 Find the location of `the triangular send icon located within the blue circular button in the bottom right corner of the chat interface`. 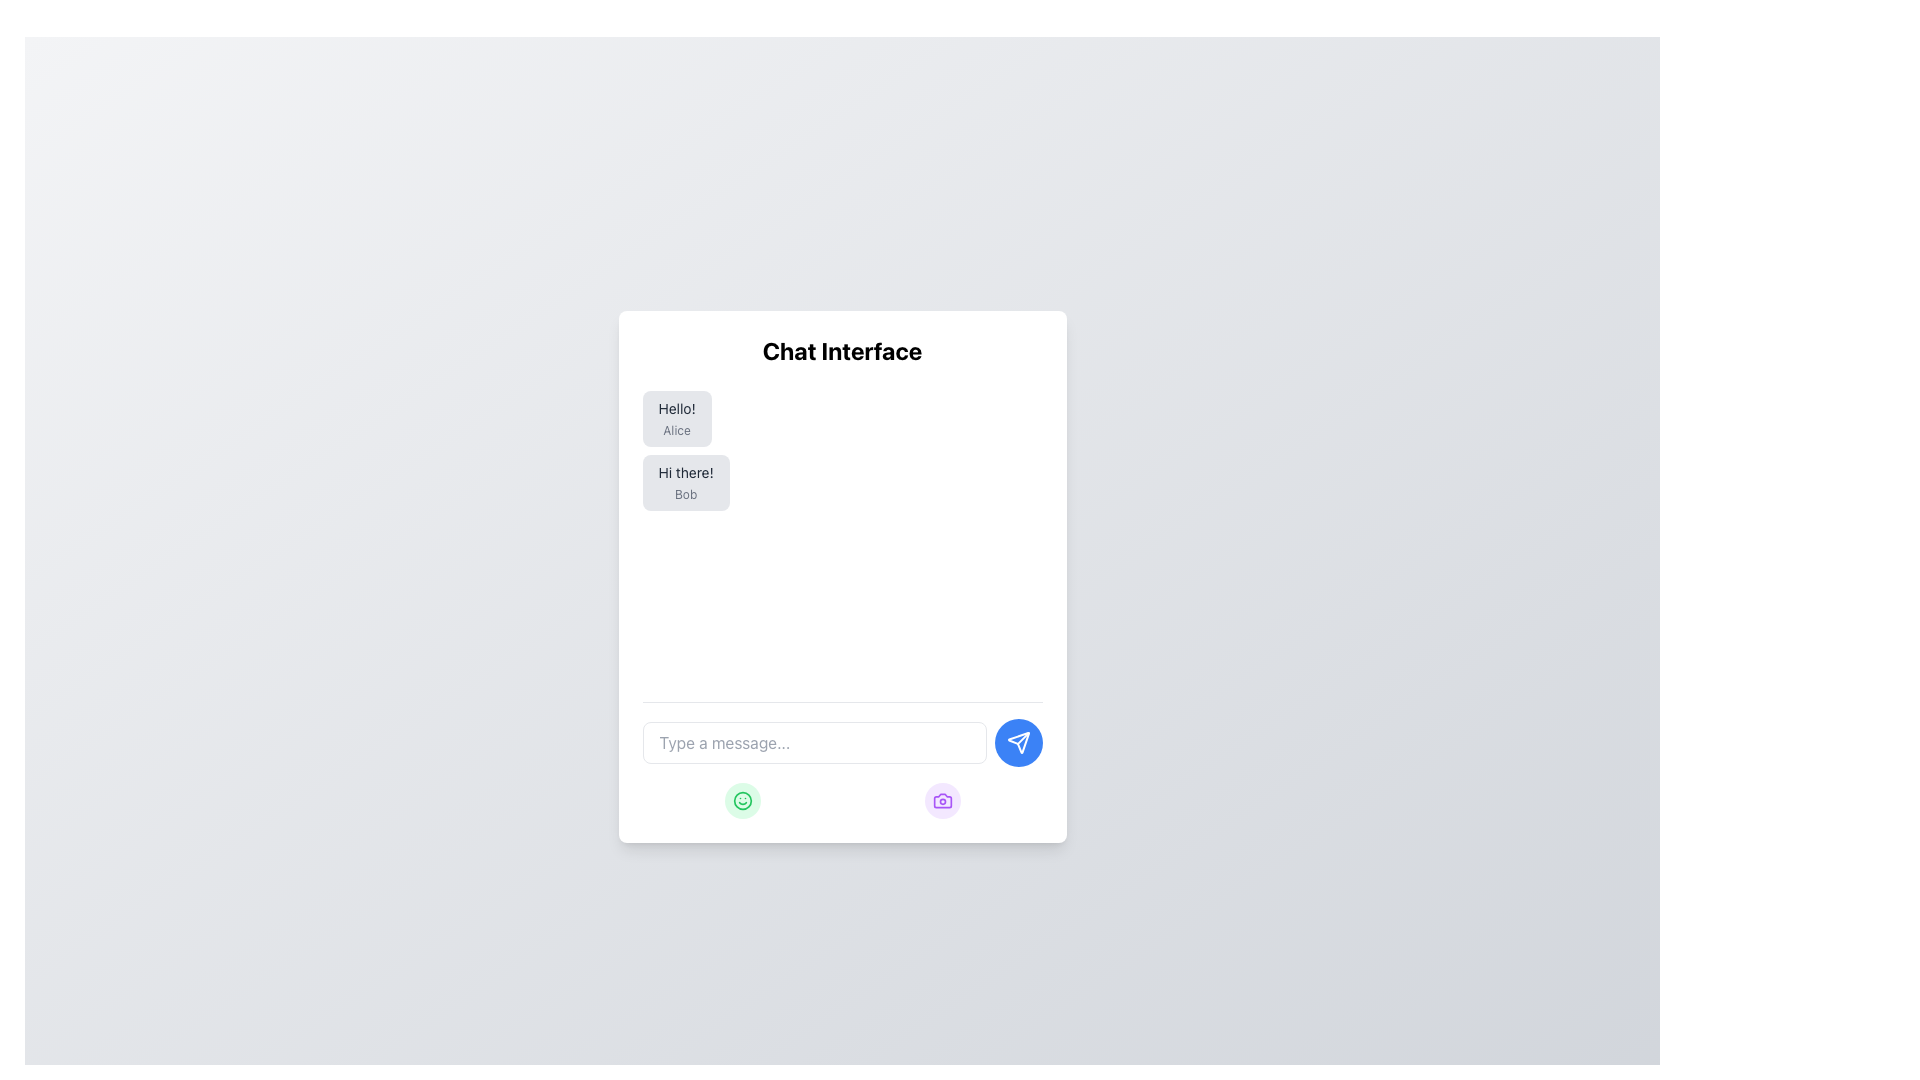

the triangular send icon located within the blue circular button in the bottom right corner of the chat interface is located at coordinates (1018, 743).